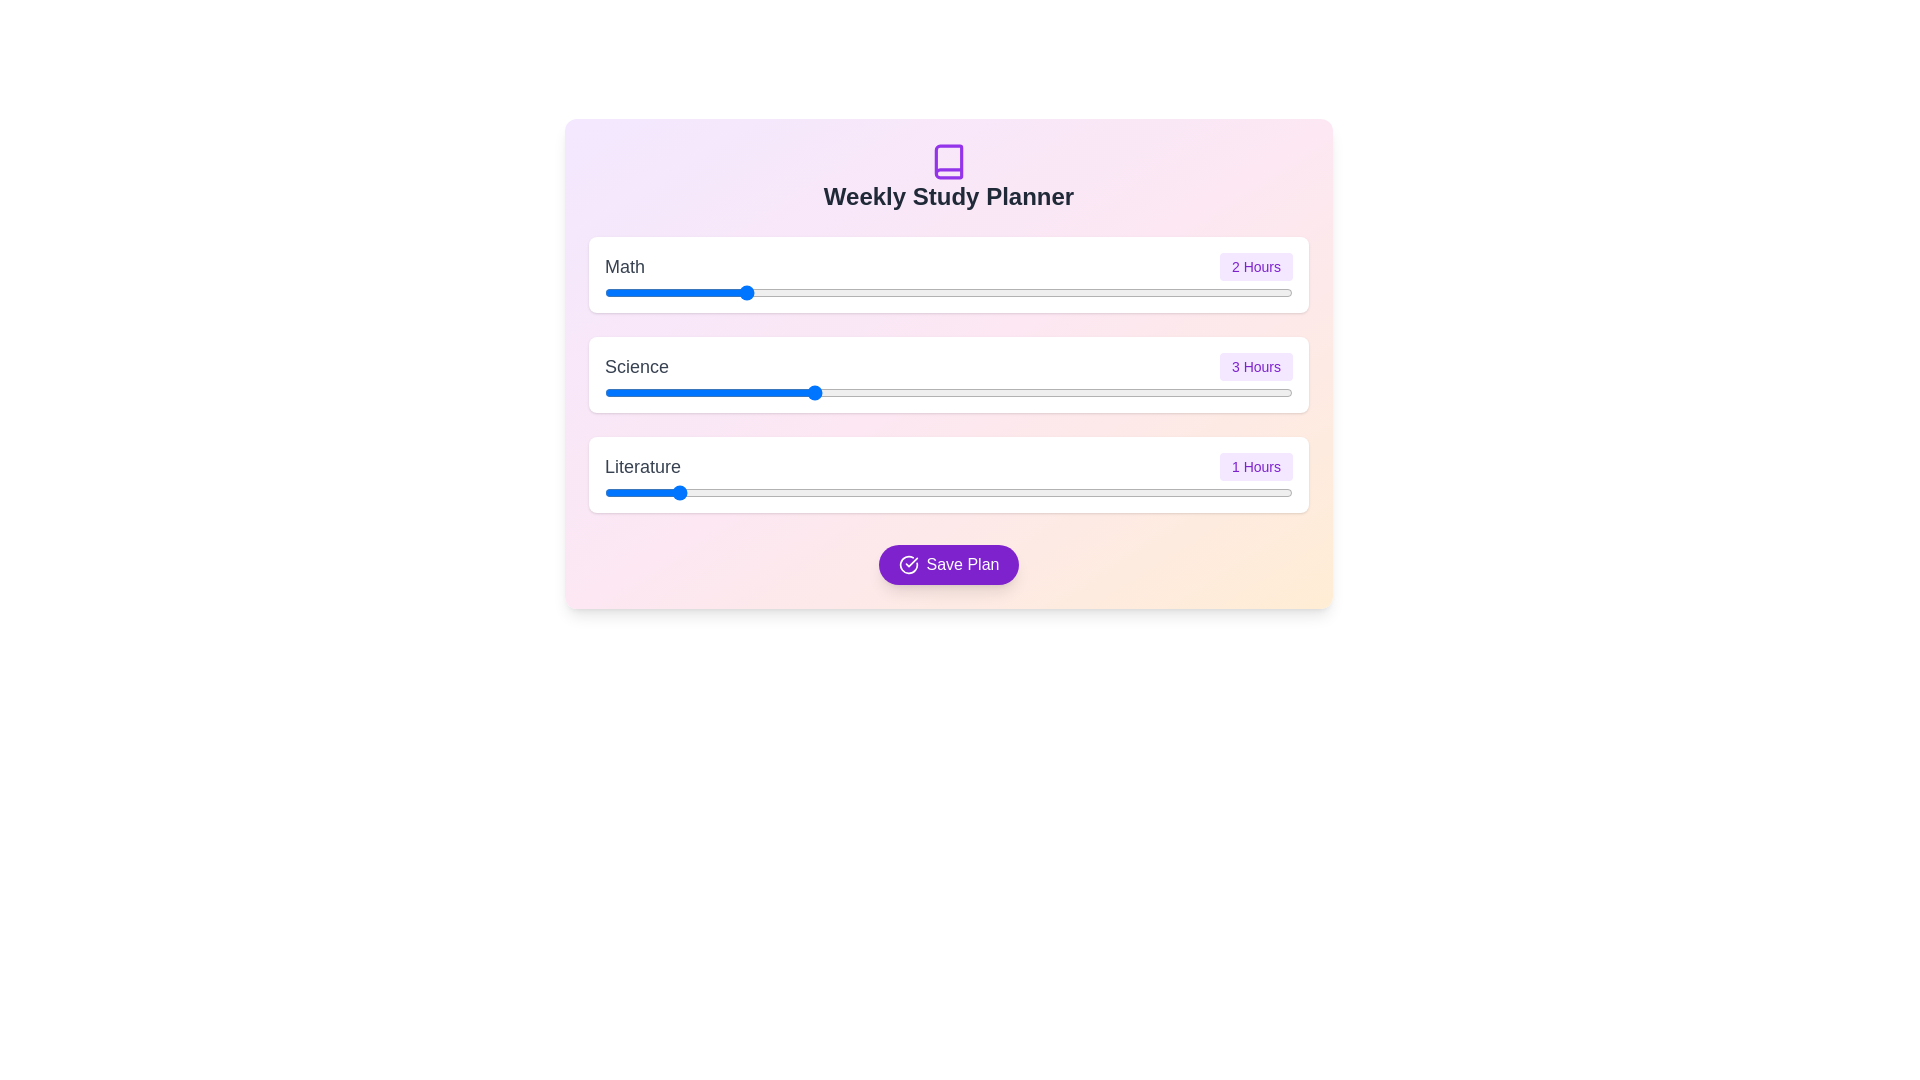  What do you see at coordinates (948, 493) in the screenshot?
I see `the element labeled 'Literature slider' to view its tooltip` at bounding box center [948, 493].